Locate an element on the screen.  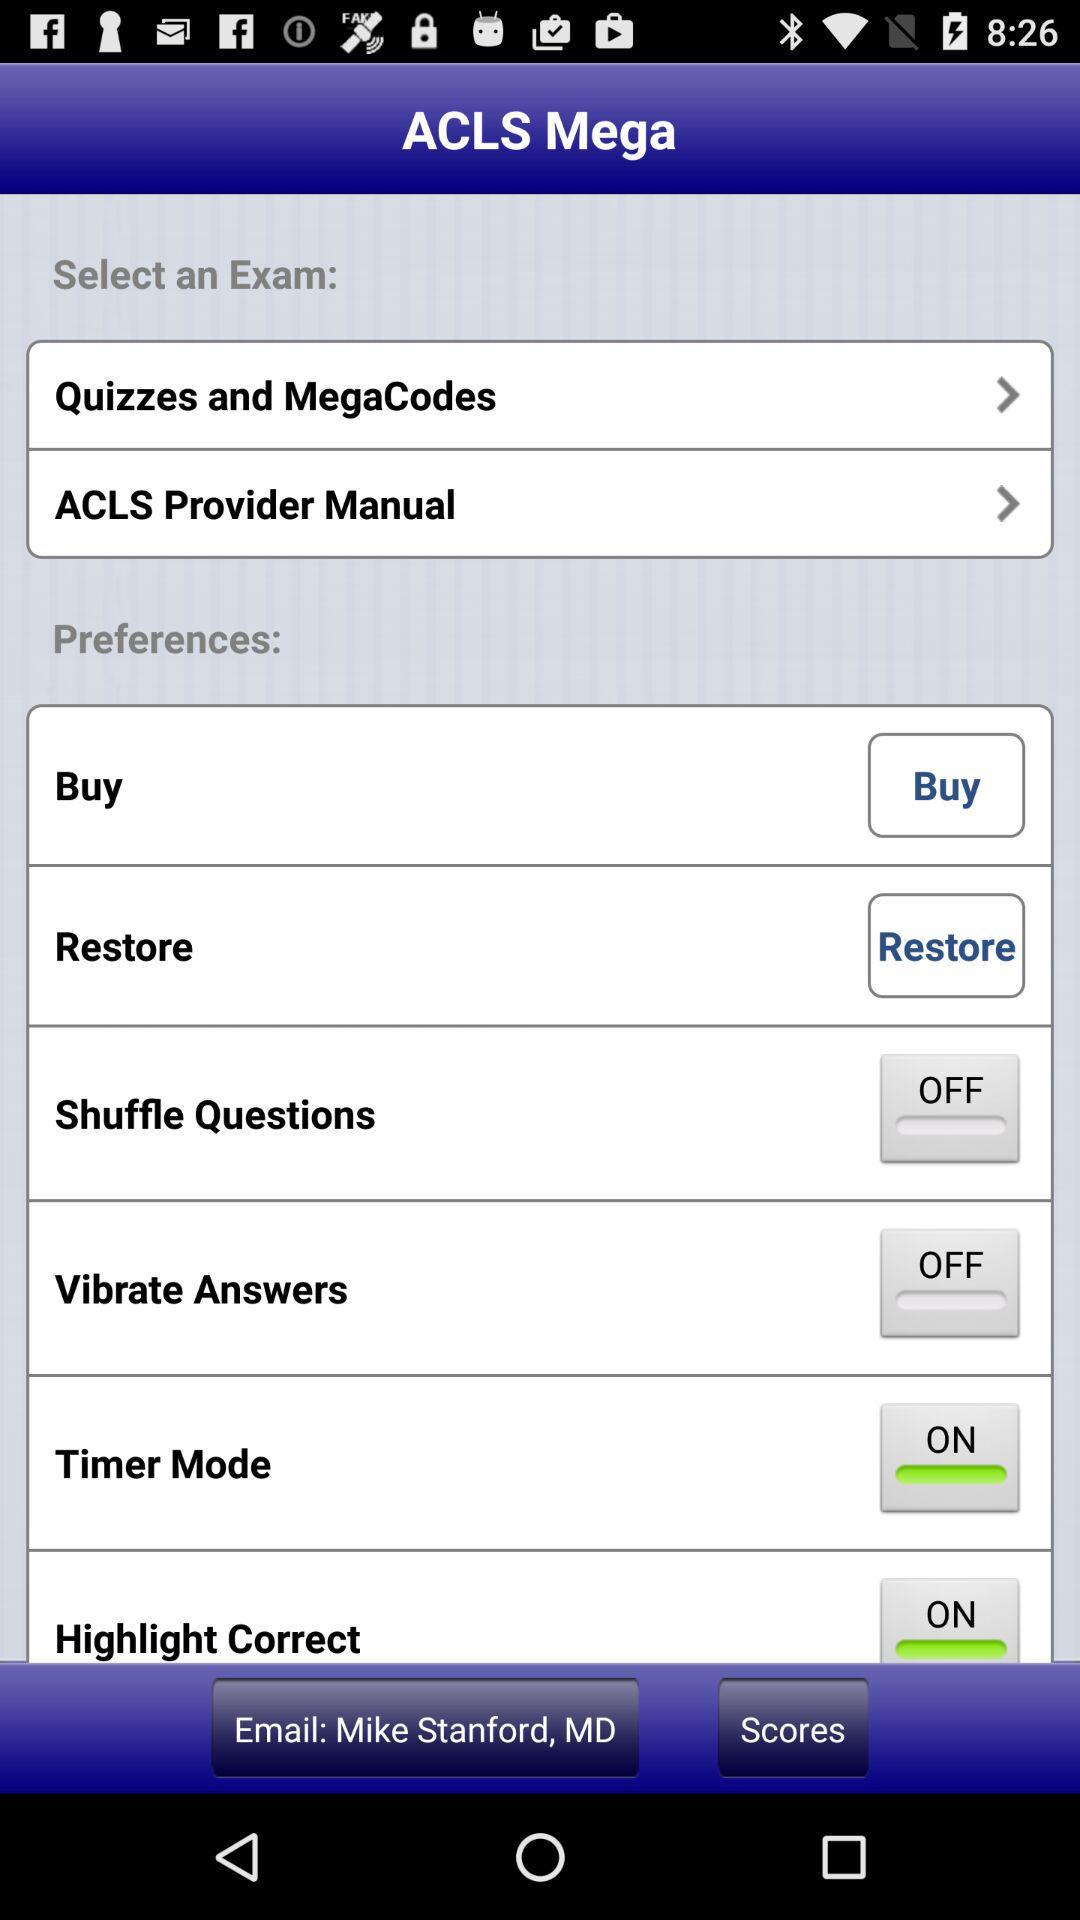
the email mike stanford button is located at coordinates (424, 1727).